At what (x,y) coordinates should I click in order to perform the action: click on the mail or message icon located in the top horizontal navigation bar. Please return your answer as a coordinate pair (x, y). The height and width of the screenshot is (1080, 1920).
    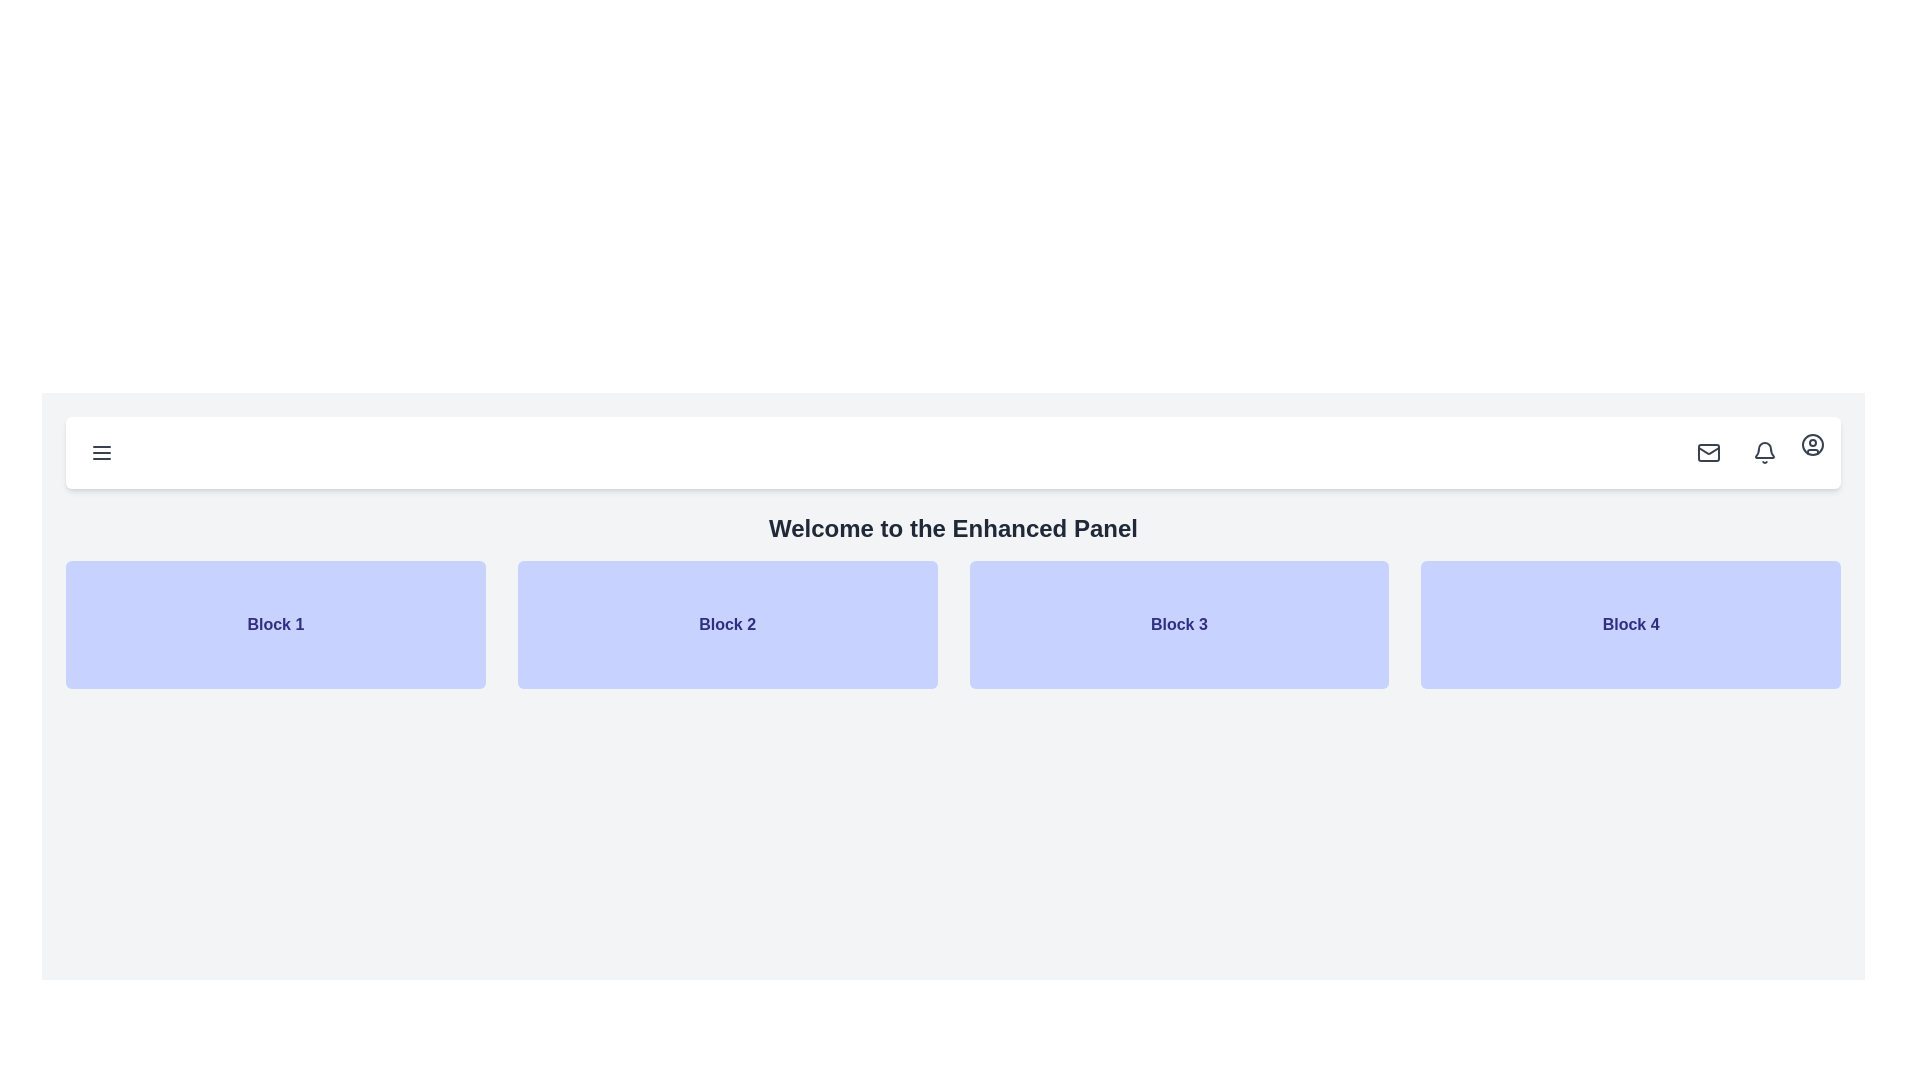
    Looking at the image, I should click on (1707, 452).